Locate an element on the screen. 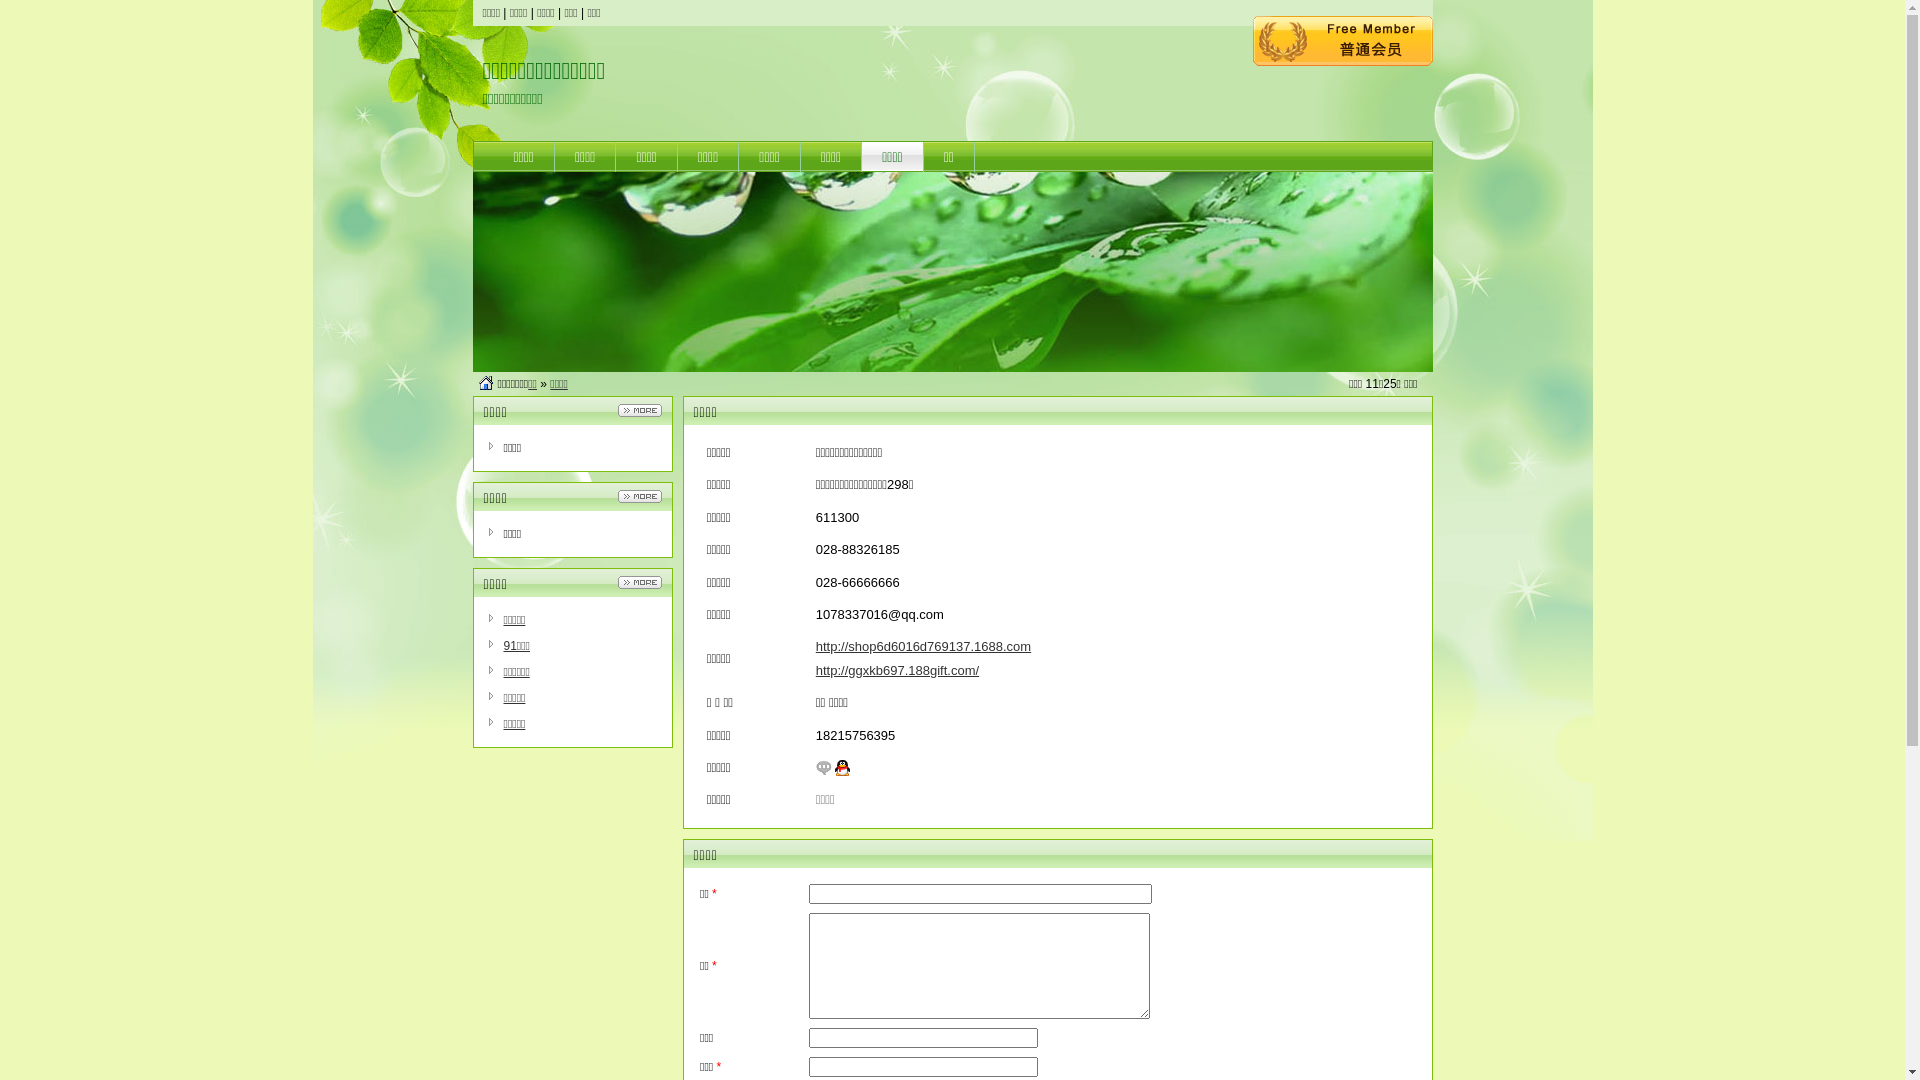  'http://ggxkb697.188gift.com/' is located at coordinates (896, 670).